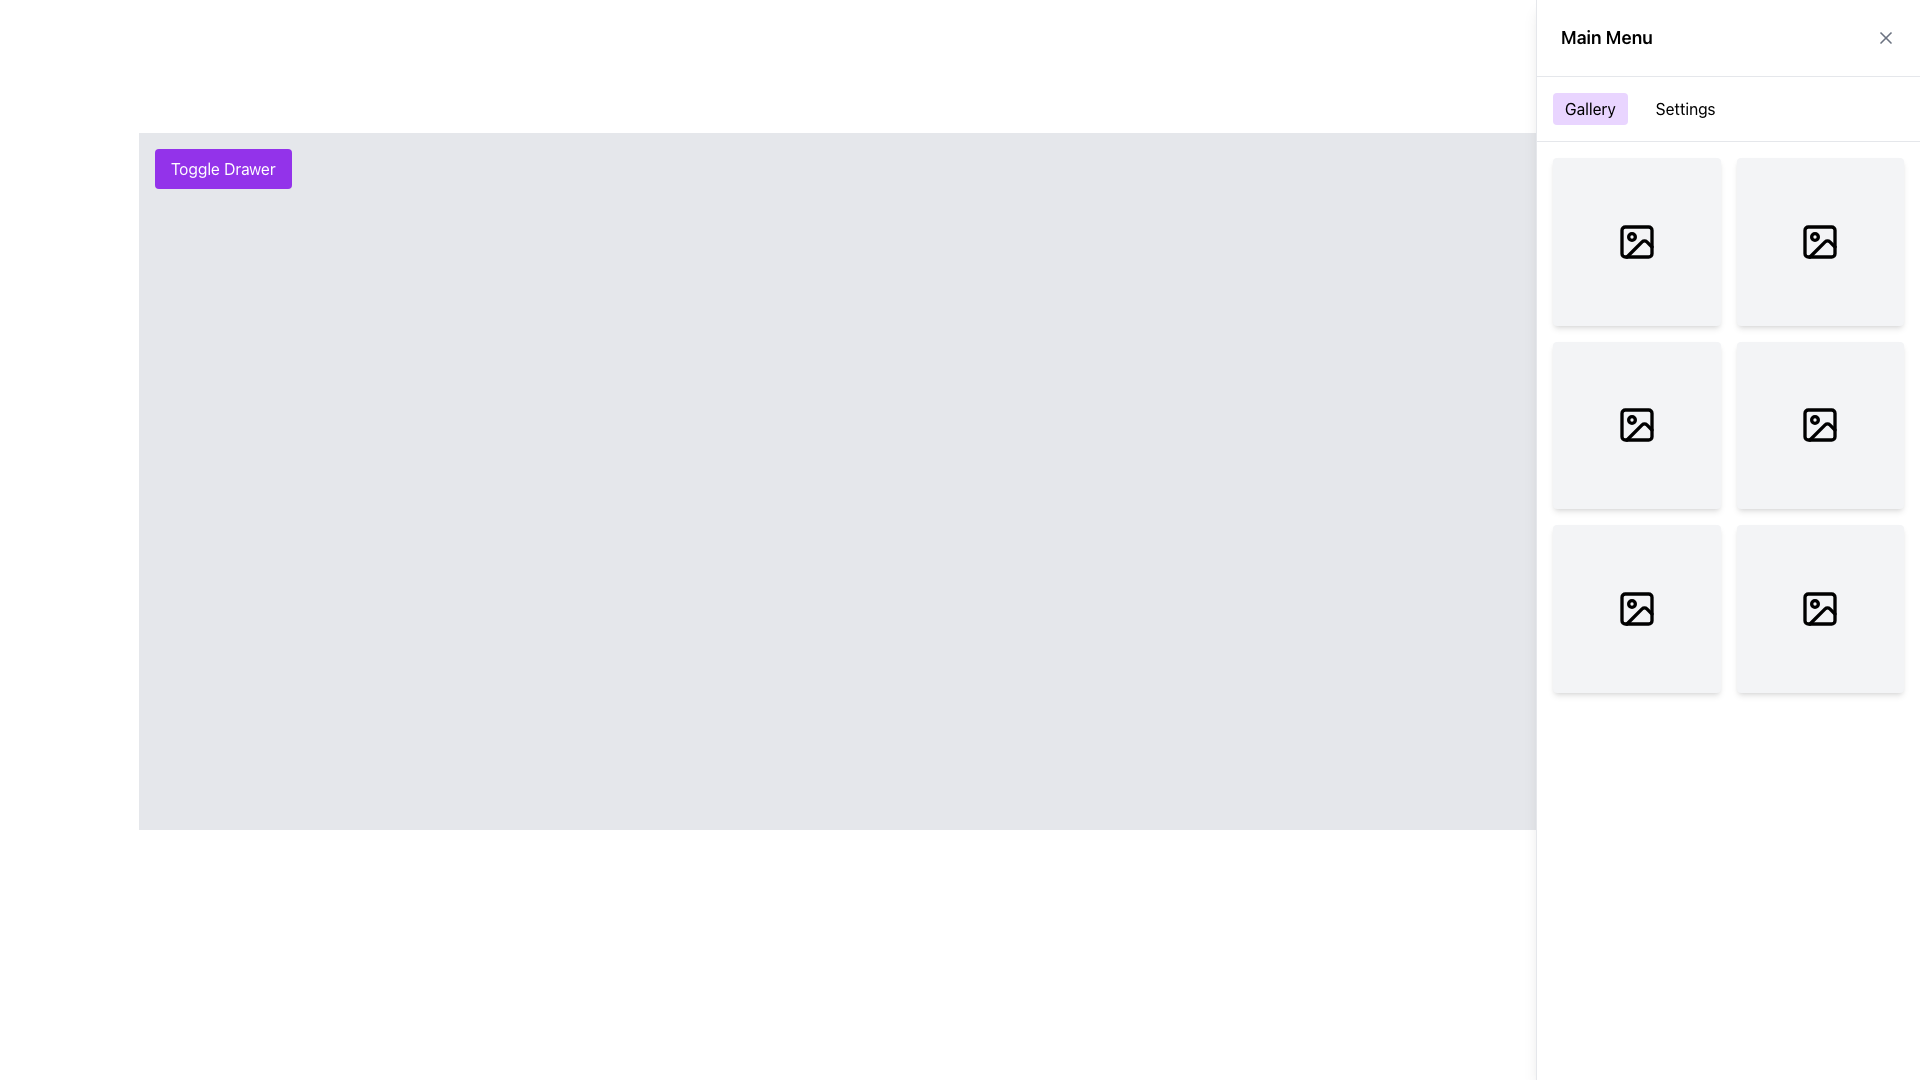  Describe the element at coordinates (1636, 240) in the screenshot. I see `the small rectangle with rounded corners located in the first row, second column of the grid in the 'Gallery' section, nested inside an image icon` at that location.